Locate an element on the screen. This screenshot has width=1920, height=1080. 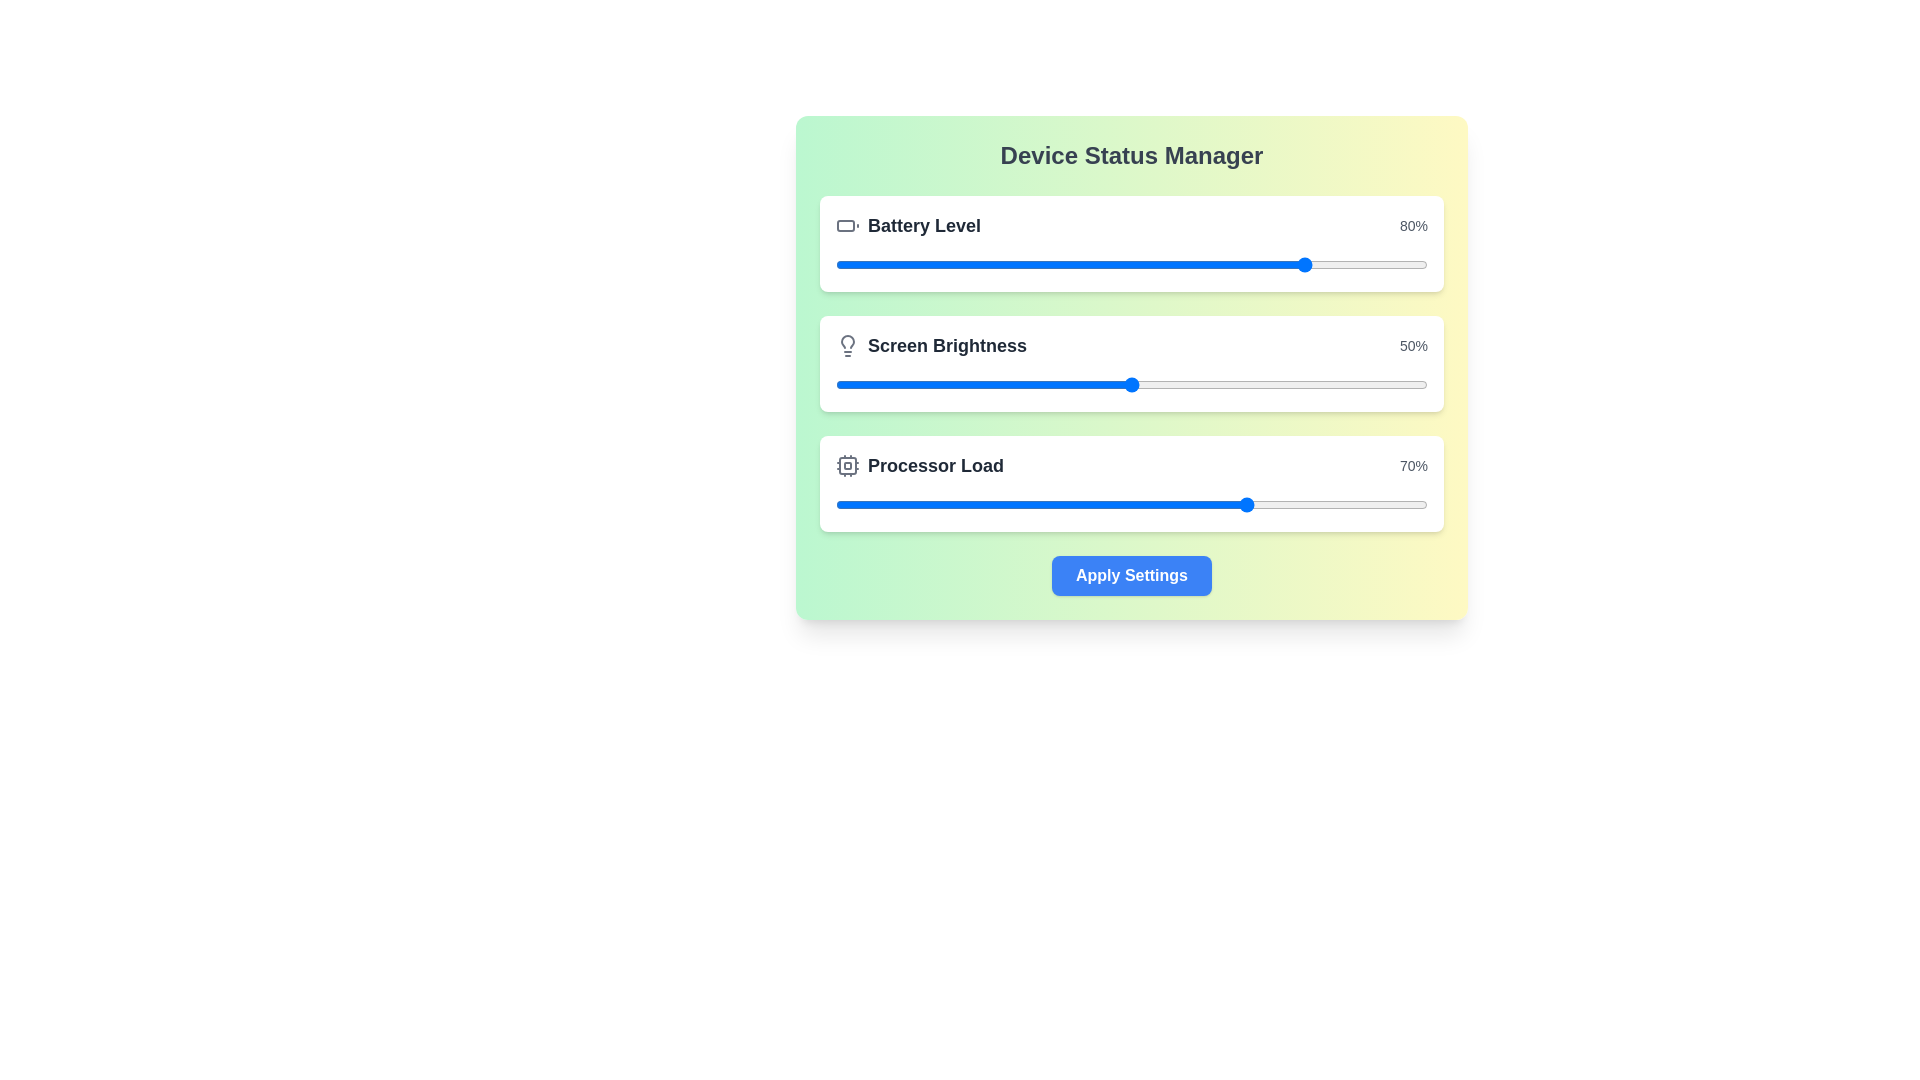
the displayed battery percentage '80%' on the informational display component featuring a battery icon and labeled 'Battery Level' is located at coordinates (1132, 225).